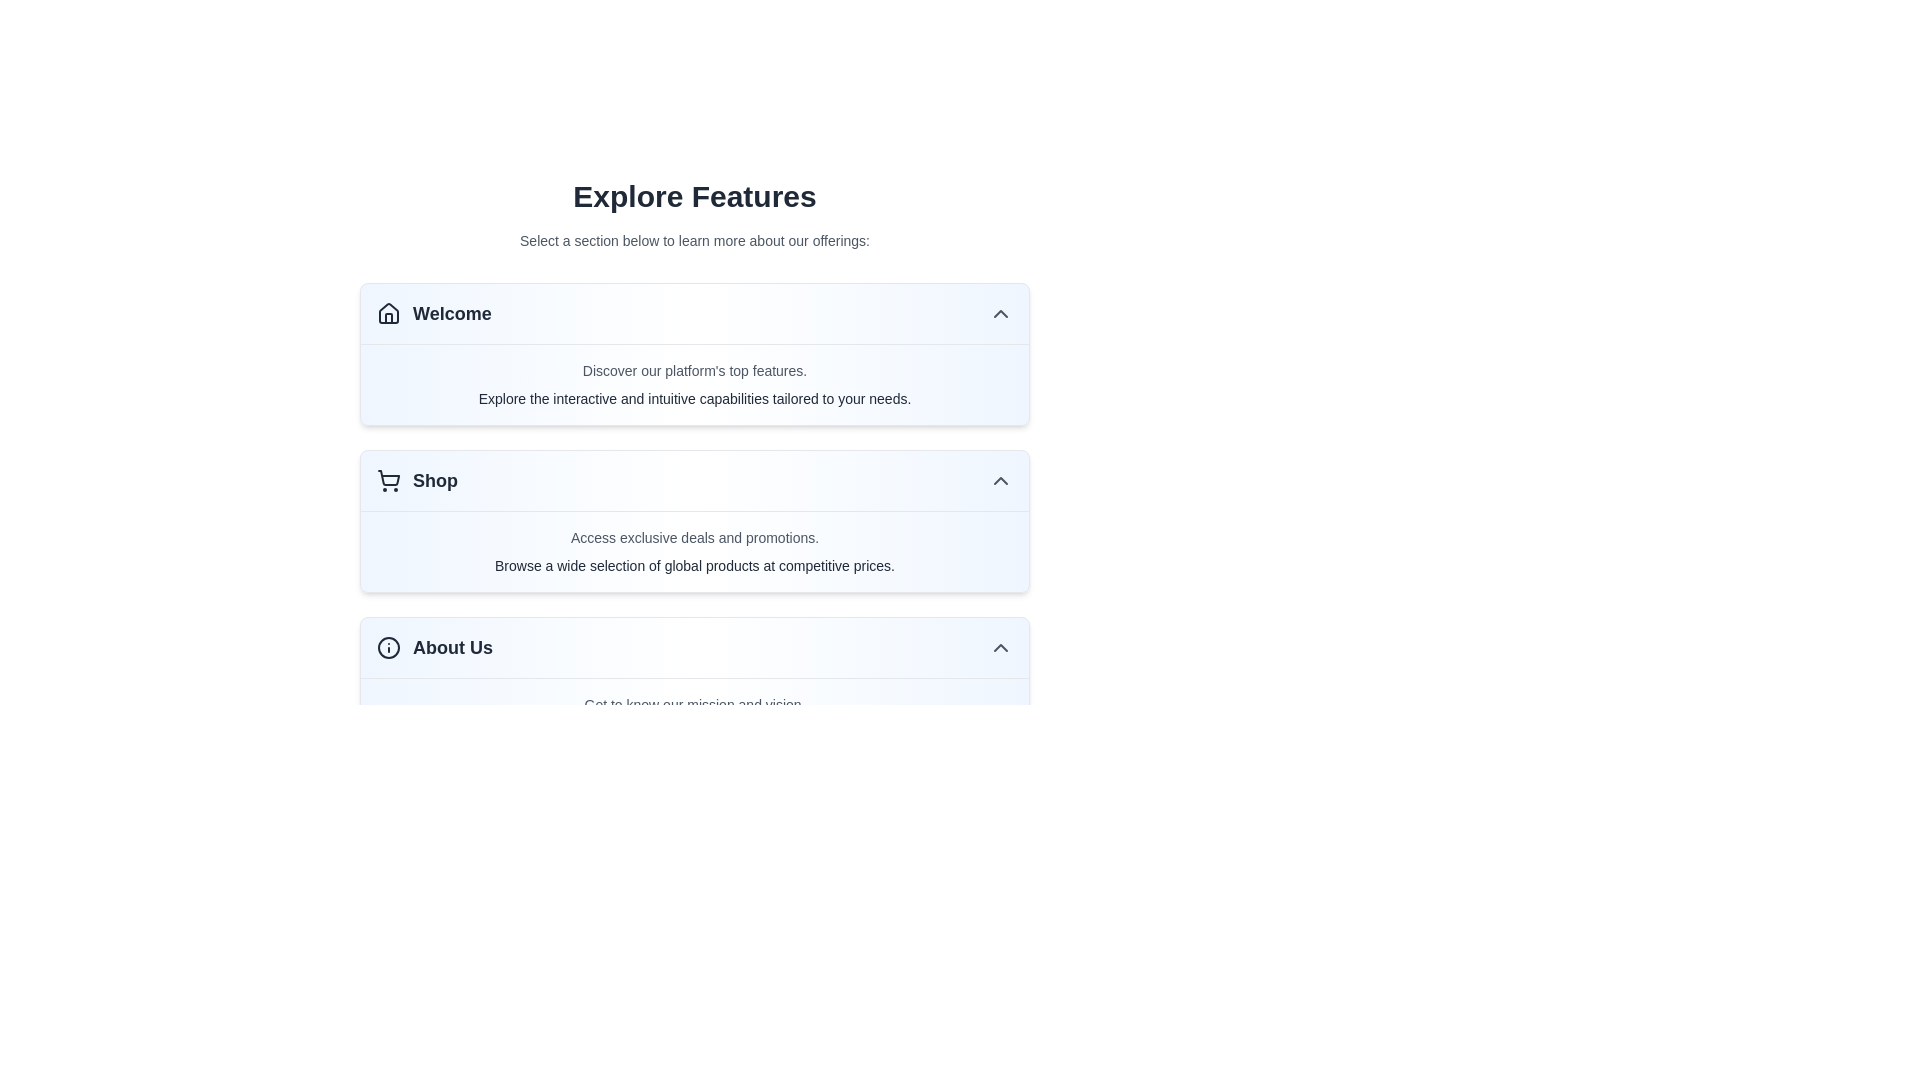 This screenshot has height=1080, width=1920. Describe the element at coordinates (416, 481) in the screenshot. I see `the shopping cart icon and 'Shop' label element located below the 'Welcome' section and above the 'About Us' section` at that location.